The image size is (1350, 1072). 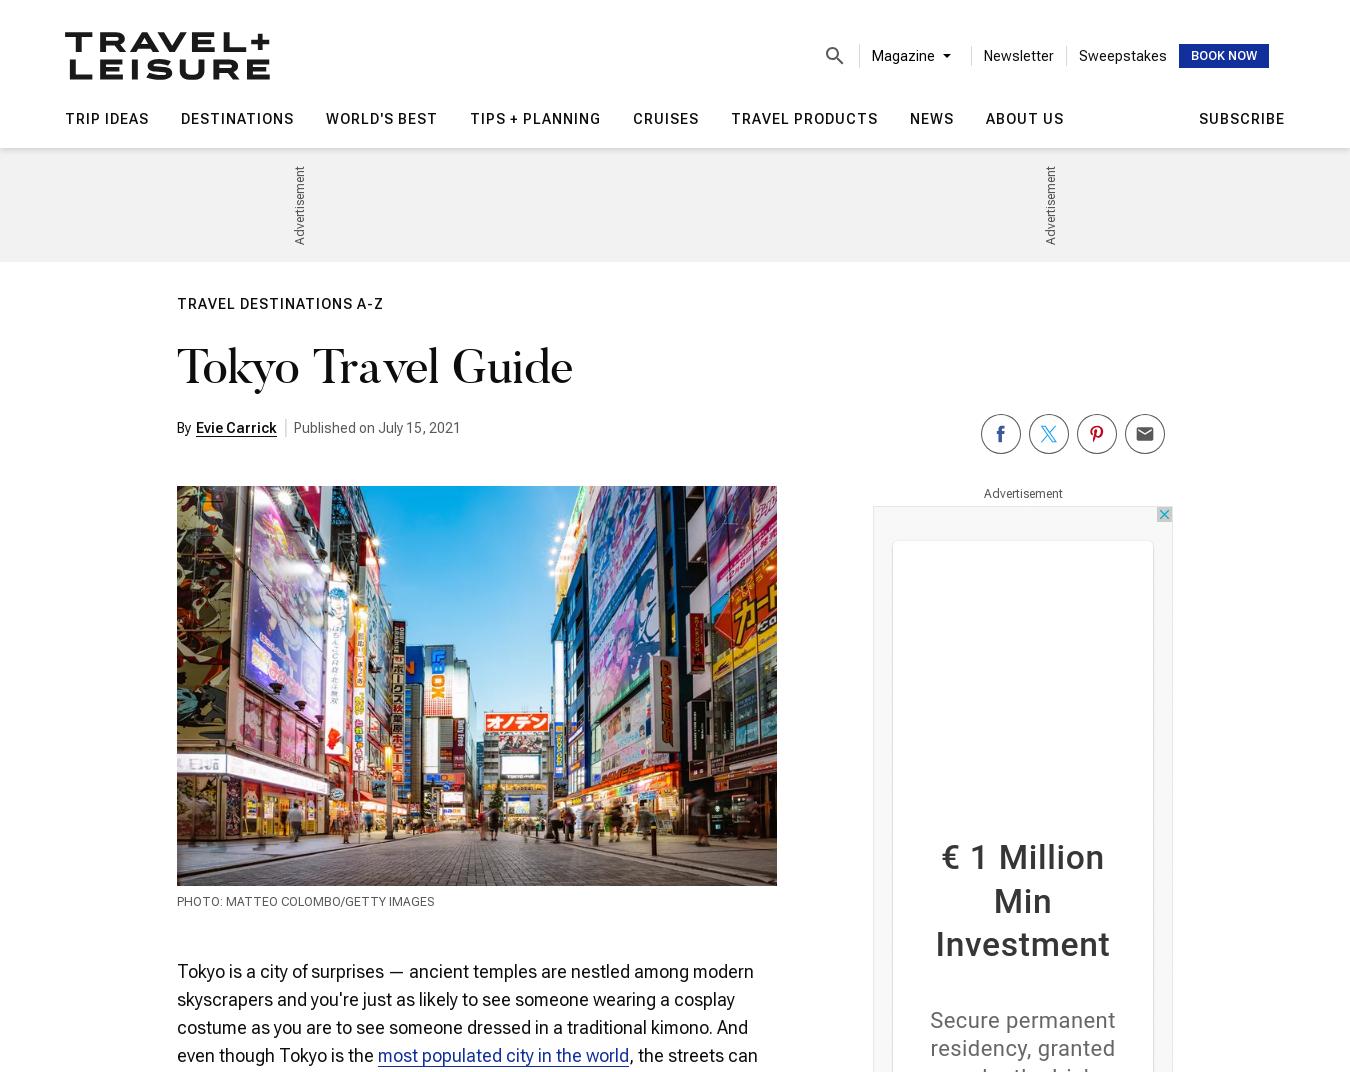 I want to click on 'Travel Products', so click(x=804, y=118).